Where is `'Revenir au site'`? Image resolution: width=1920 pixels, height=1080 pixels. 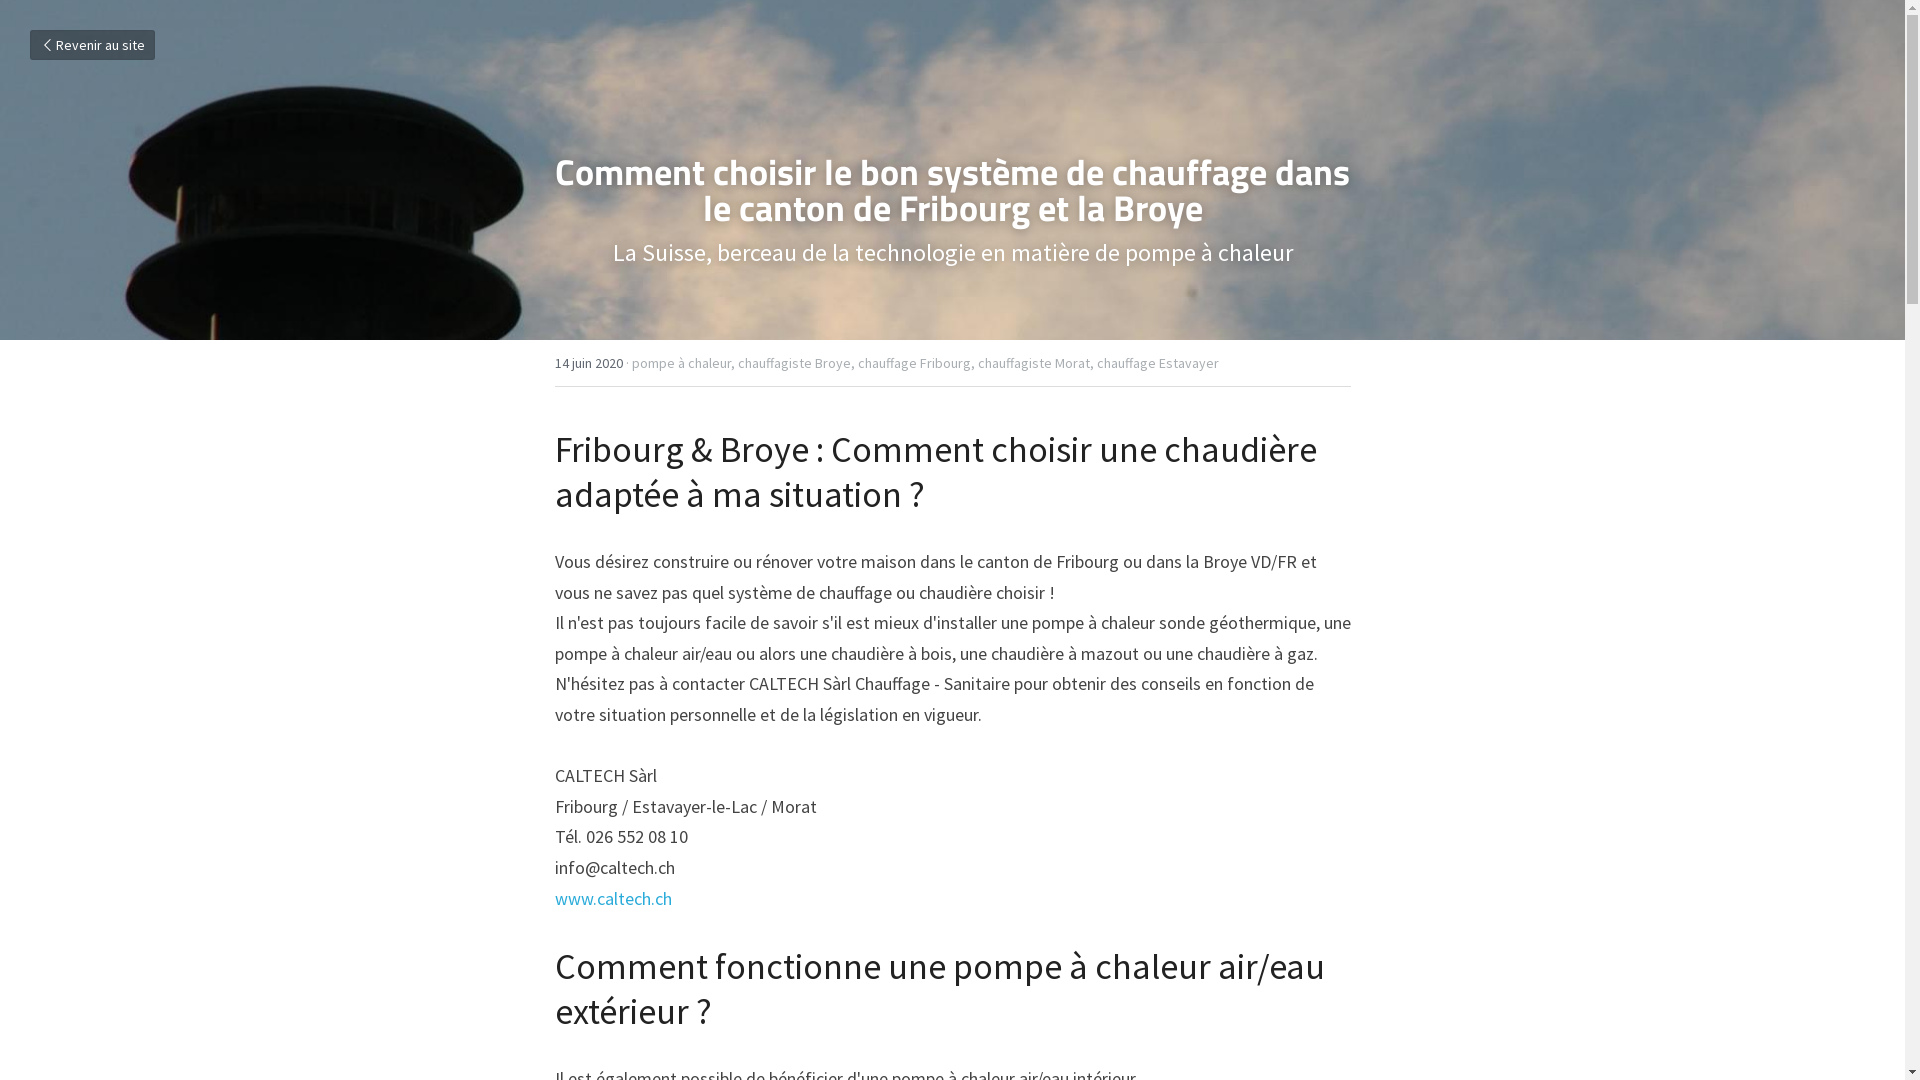 'Revenir au site' is located at coordinates (91, 45).